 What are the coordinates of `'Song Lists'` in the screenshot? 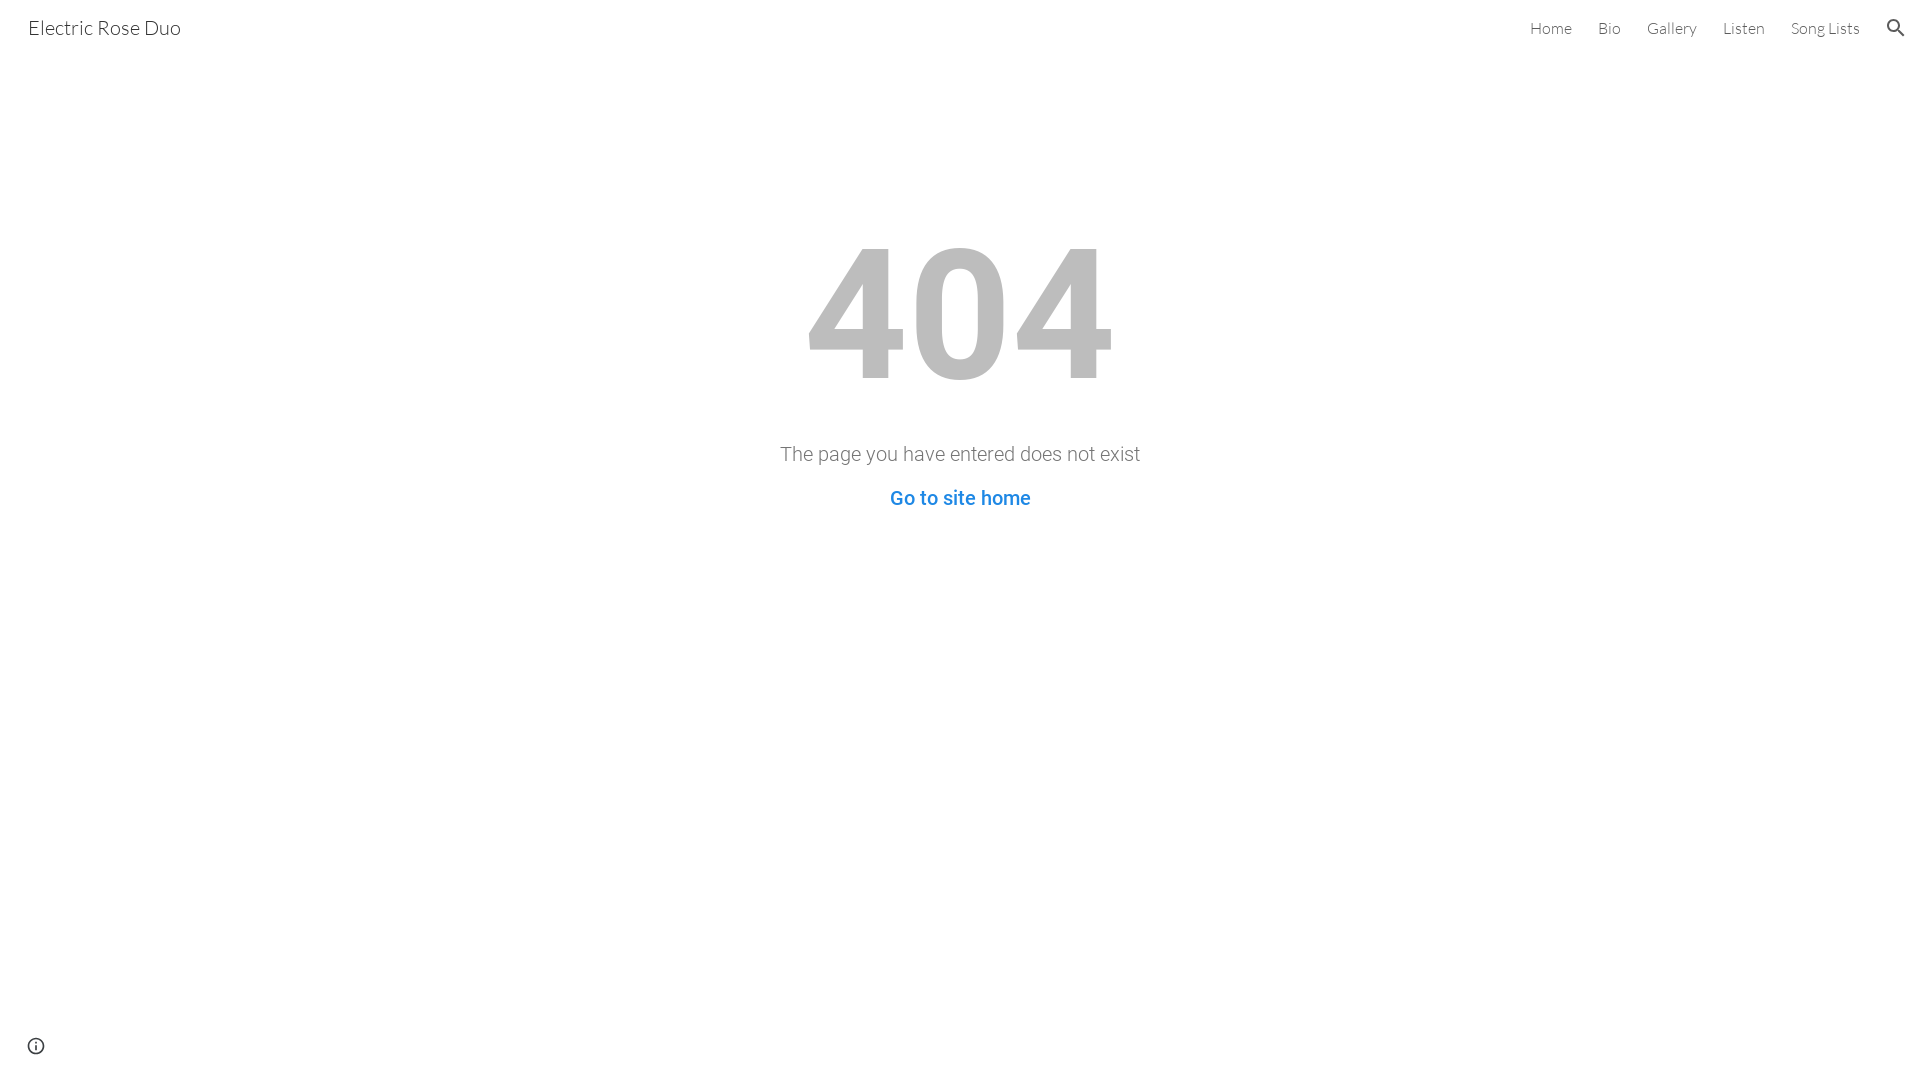 It's located at (1825, 27).